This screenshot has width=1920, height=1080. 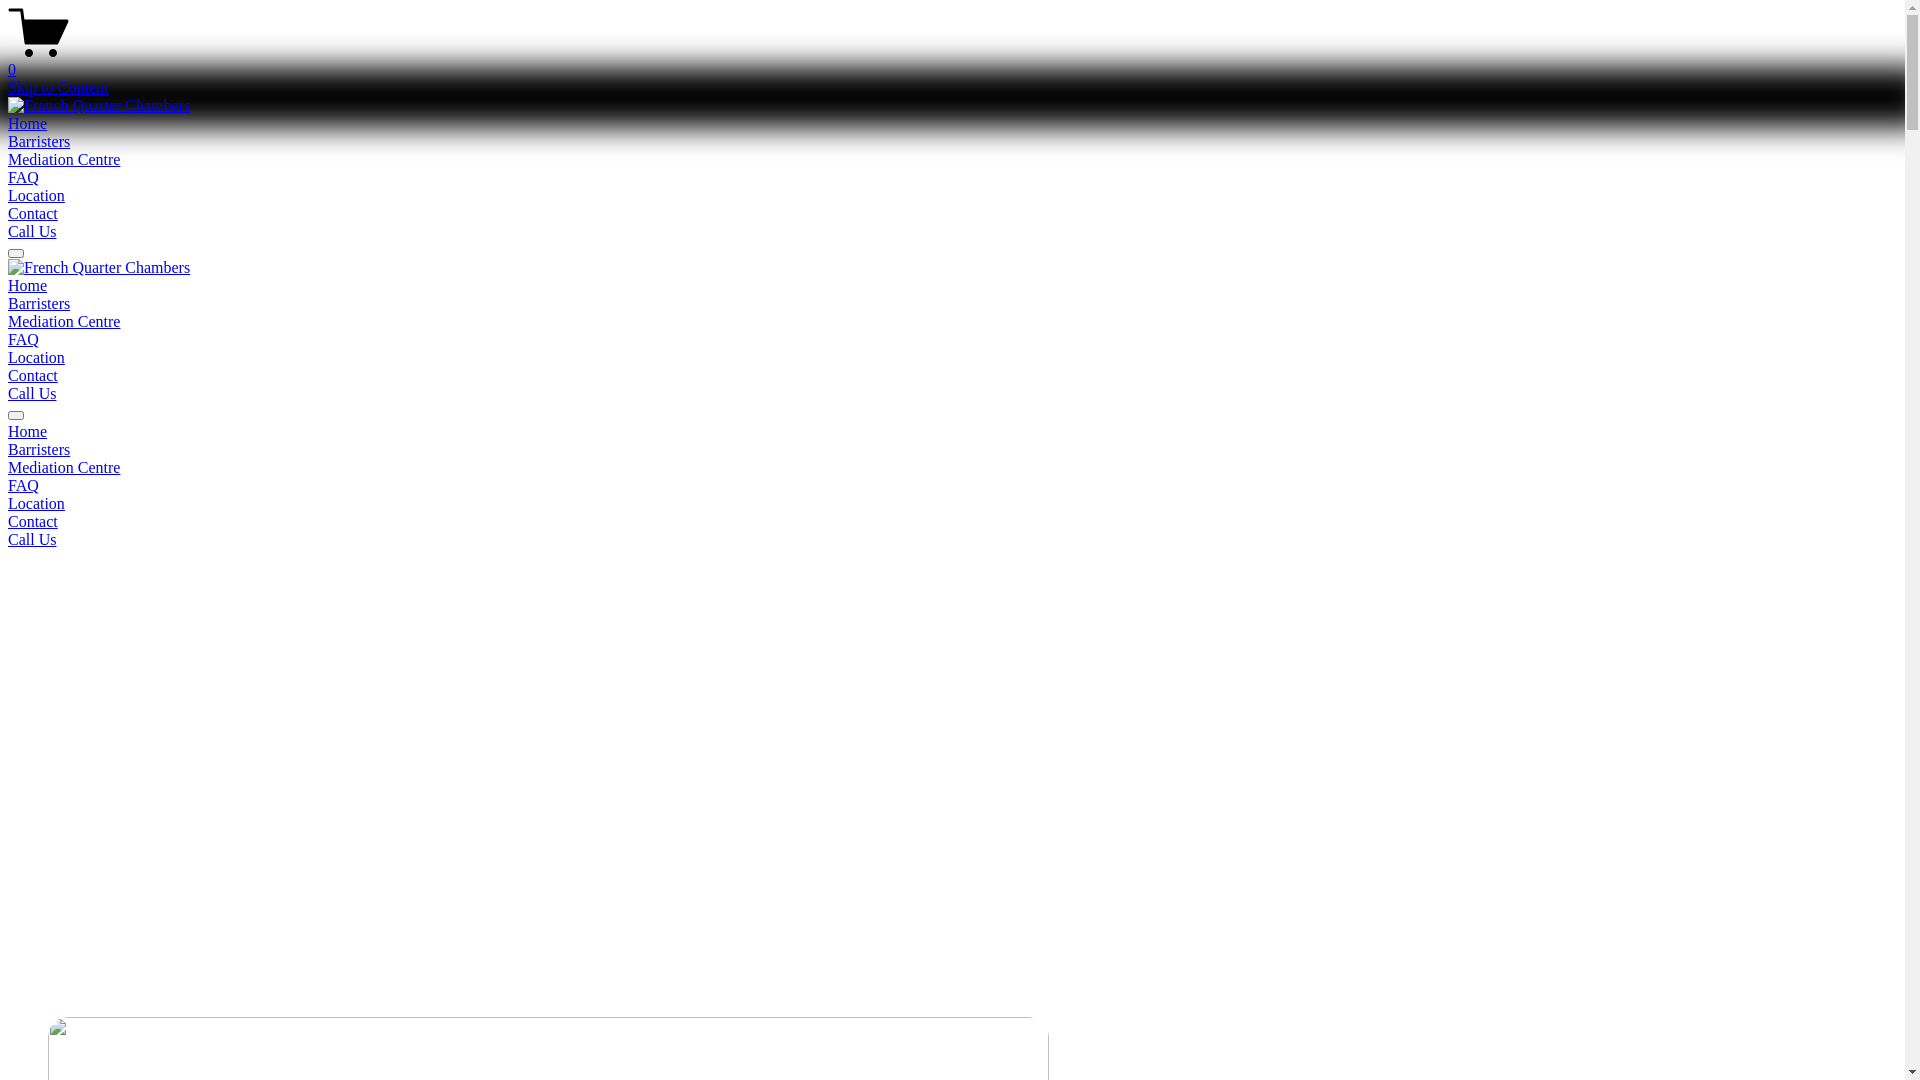 I want to click on 'Location', so click(x=8, y=195).